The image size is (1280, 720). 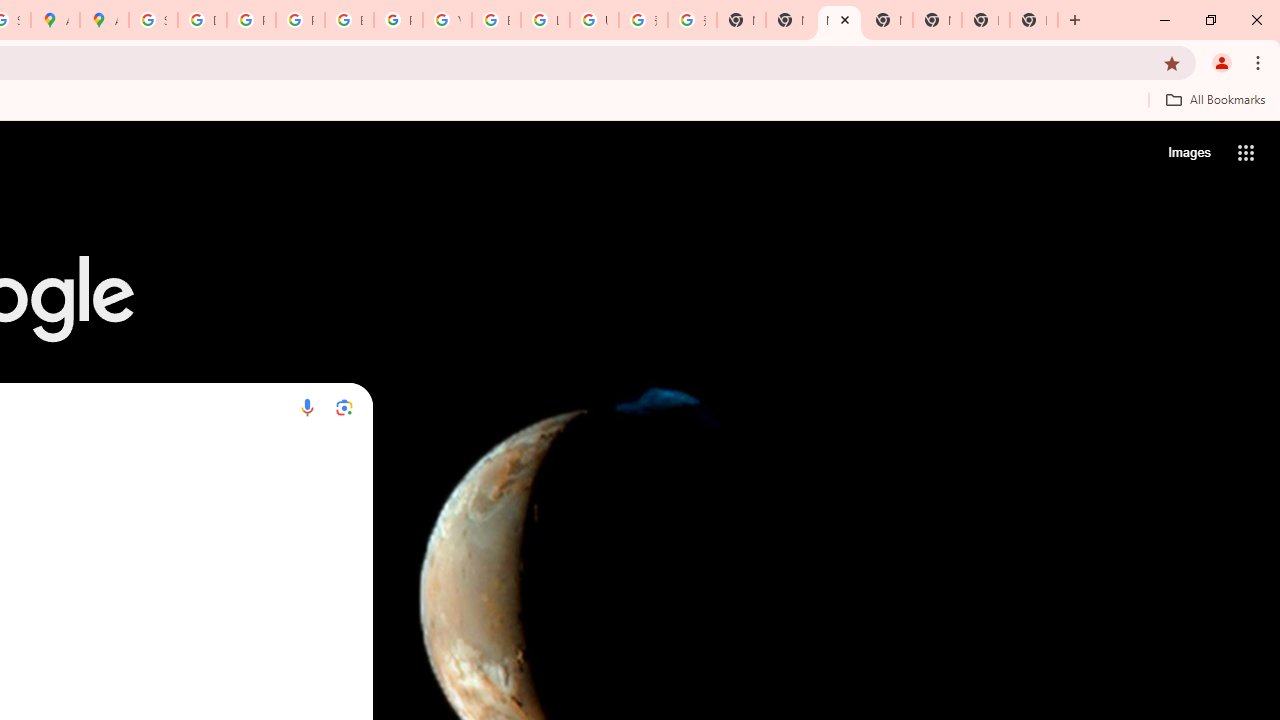 What do you see at coordinates (152, 20) in the screenshot?
I see `'Sign in - Google Accounts'` at bounding box center [152, 20].